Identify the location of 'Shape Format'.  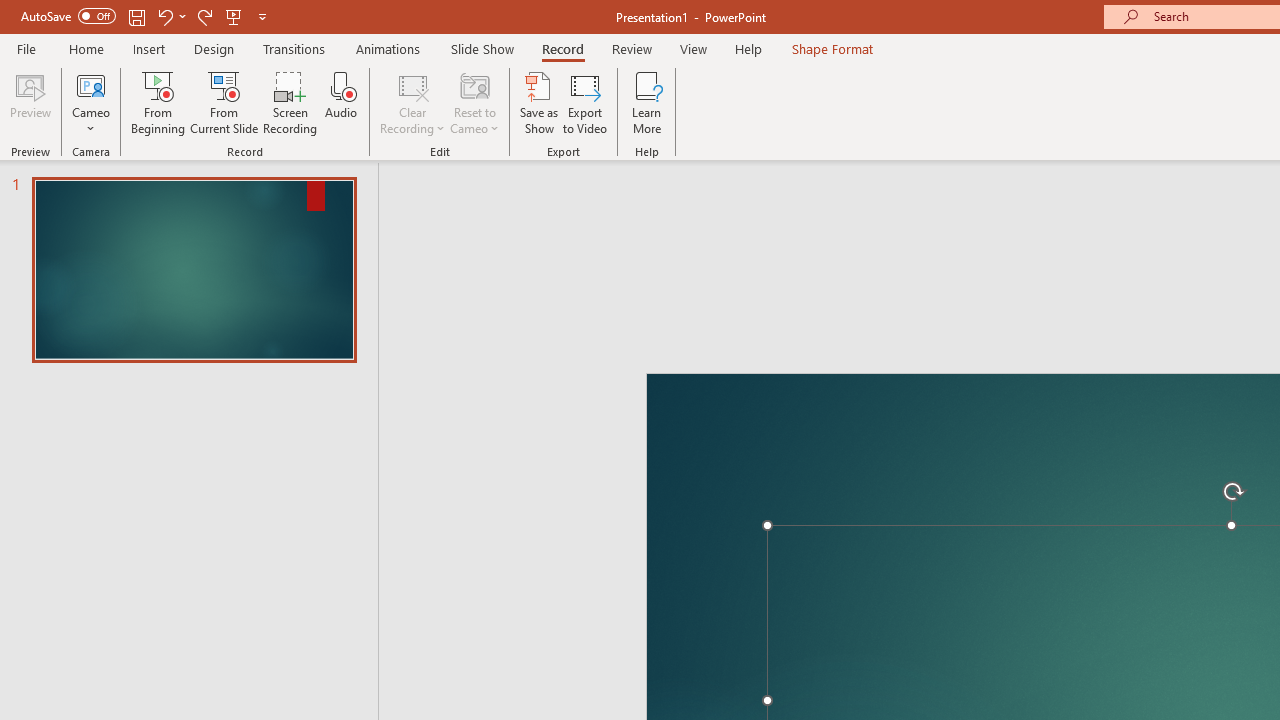
(832, 48).